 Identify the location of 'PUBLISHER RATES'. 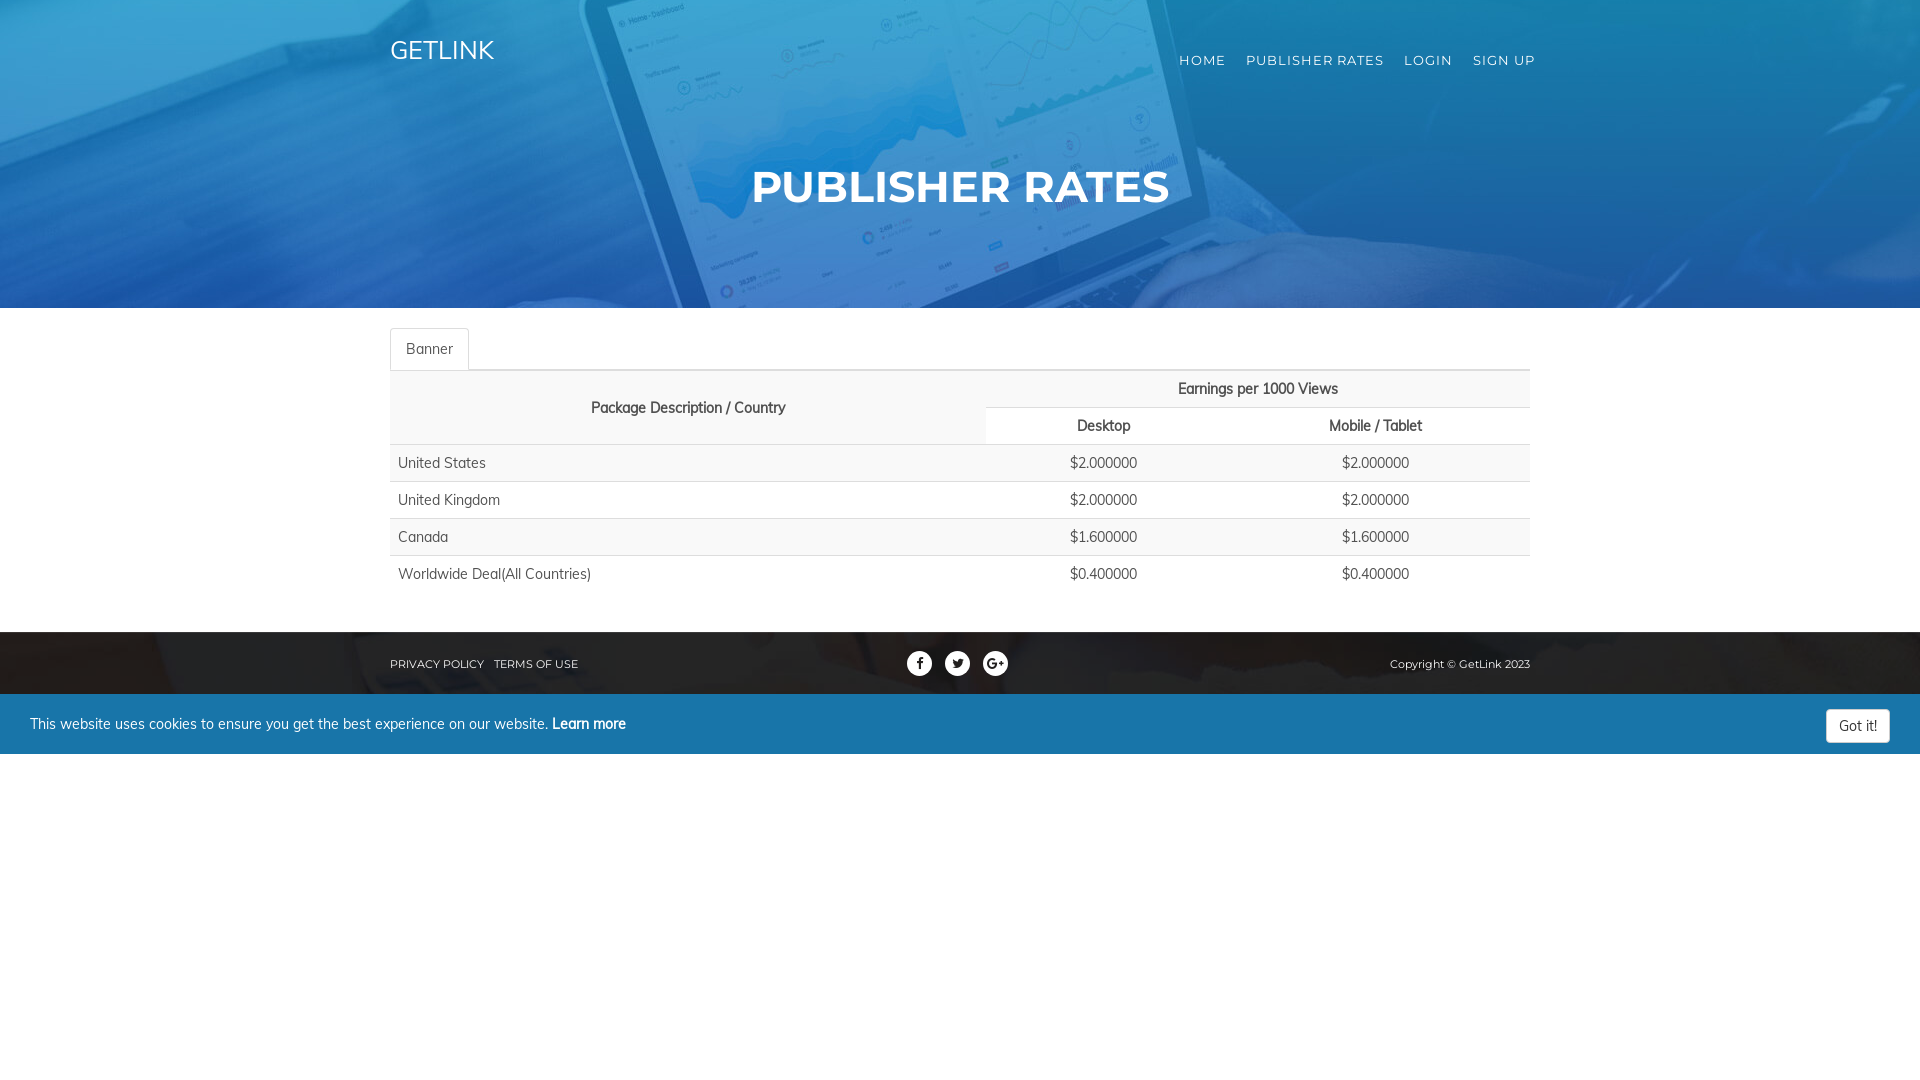
(1235, 59).